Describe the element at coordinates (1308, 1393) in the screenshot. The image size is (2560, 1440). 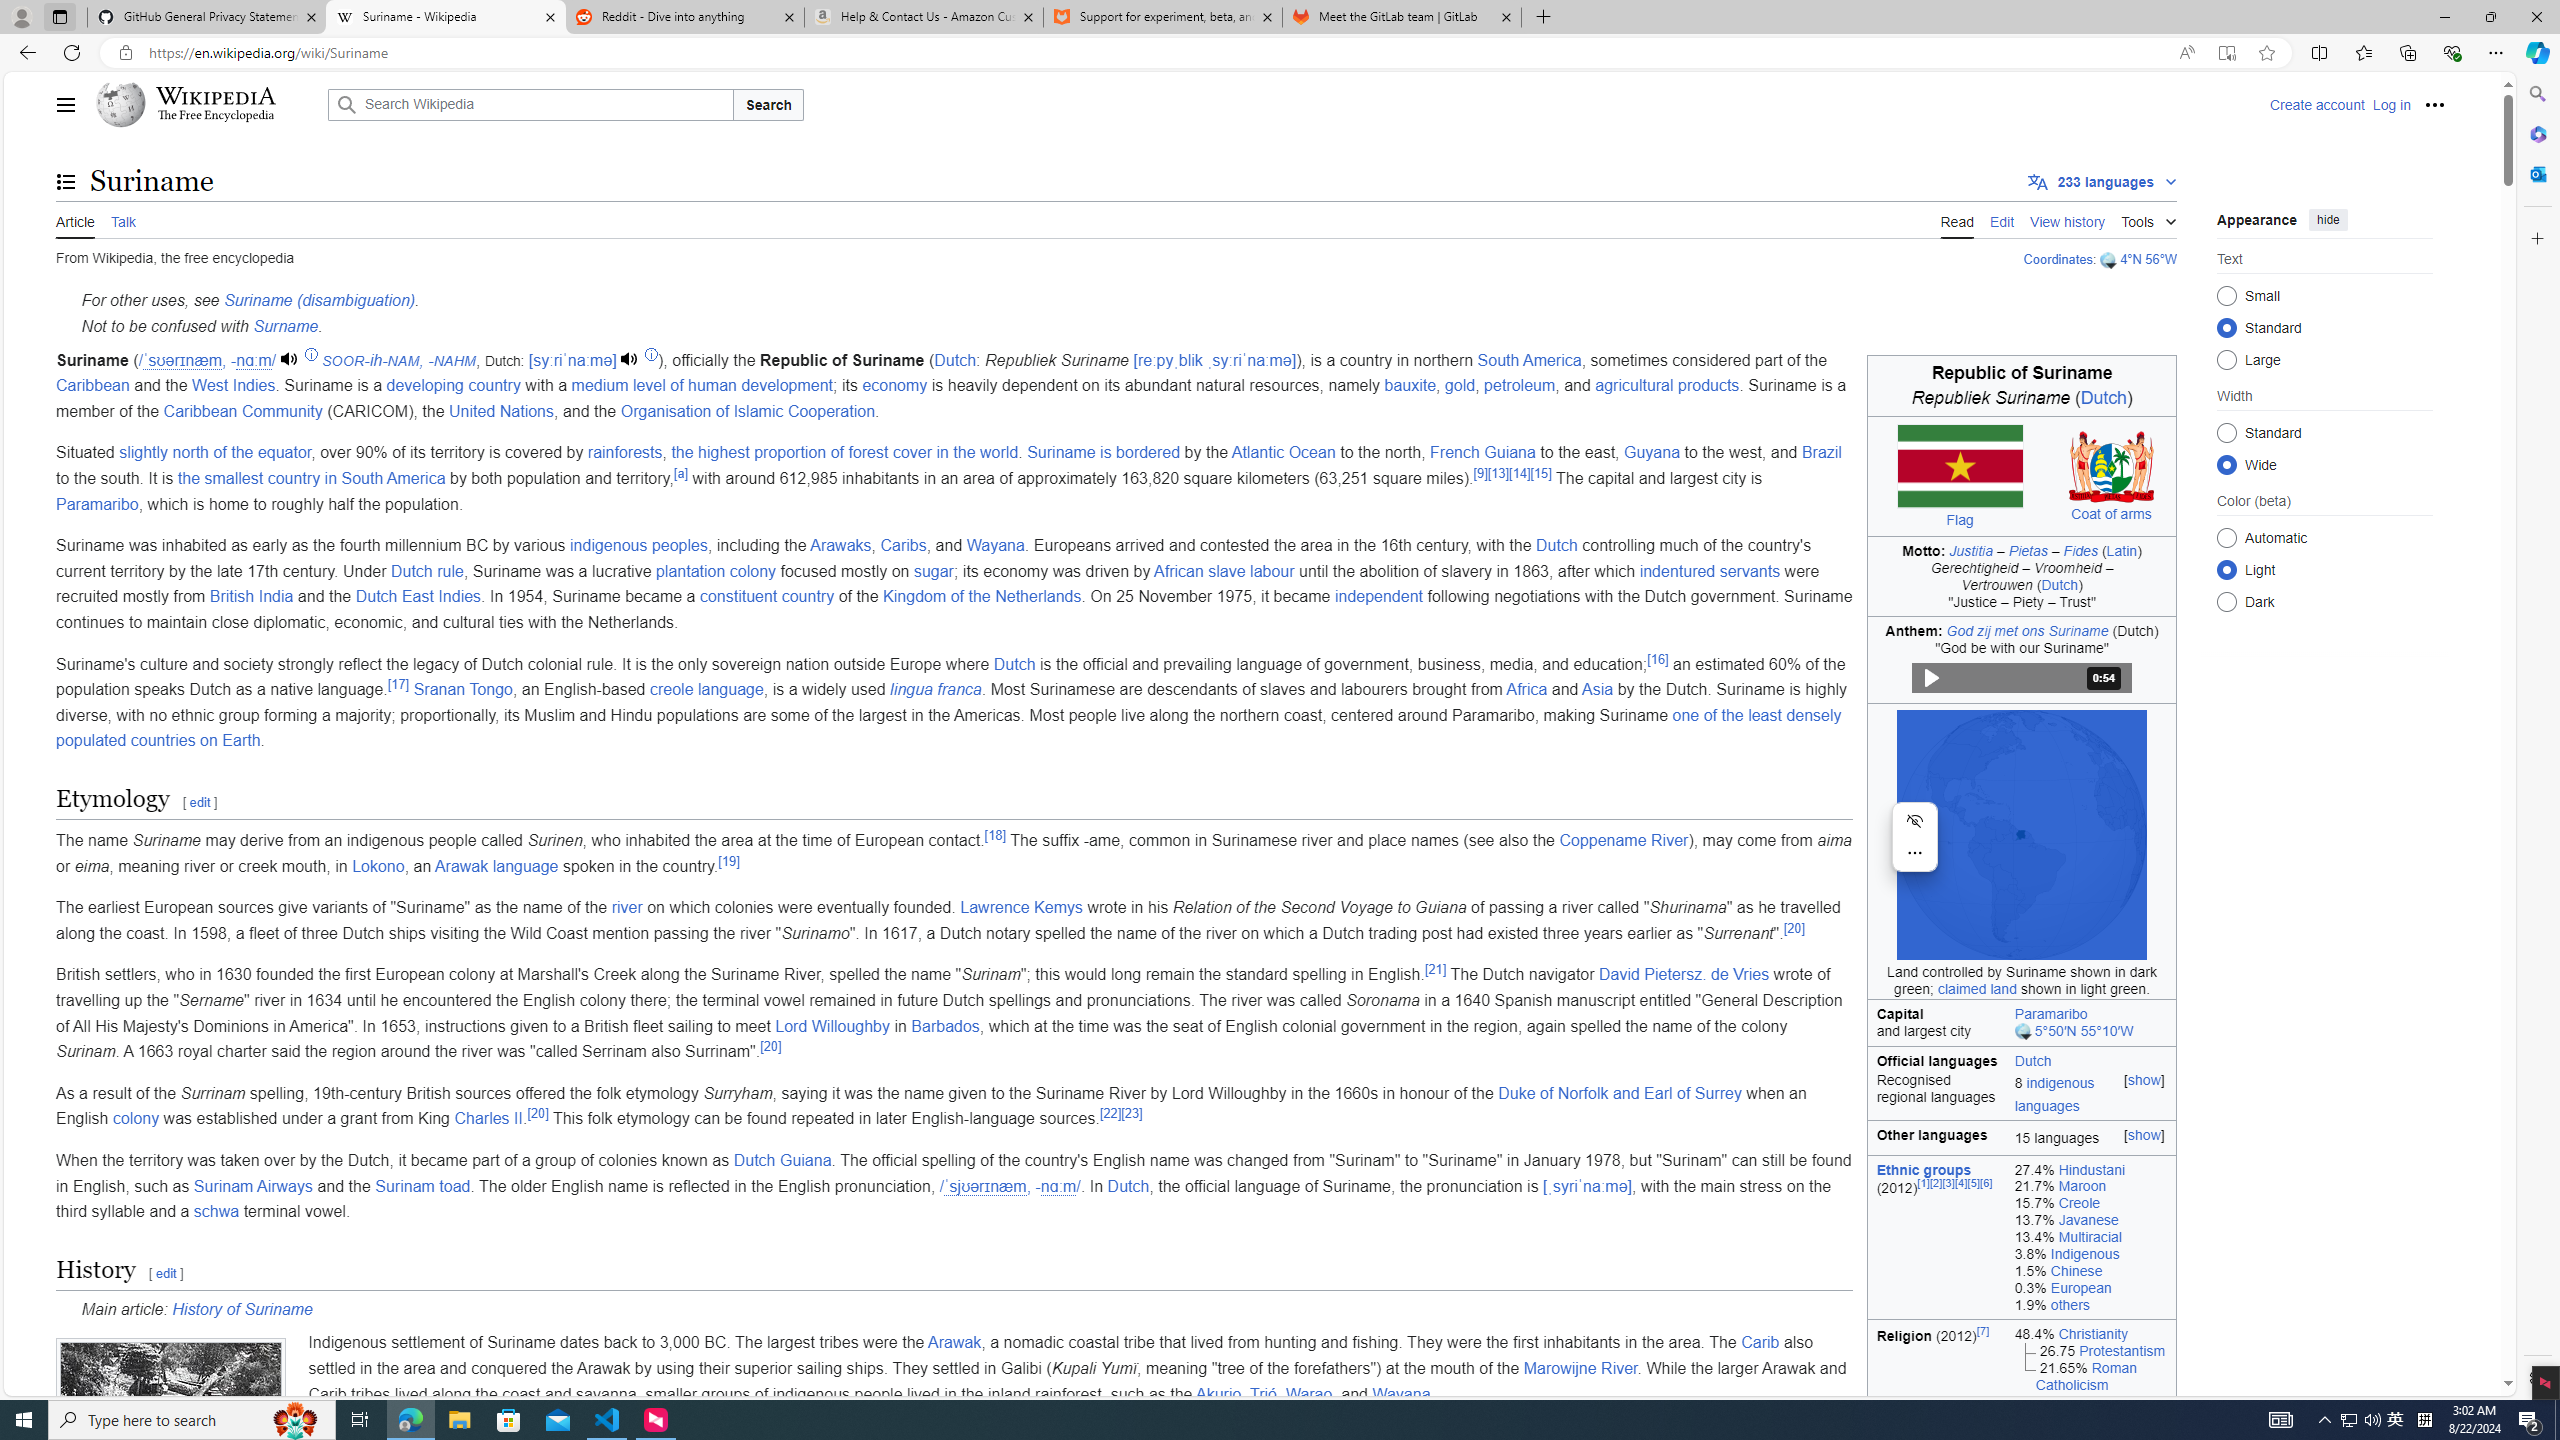
I see `'Warao'` at that location.